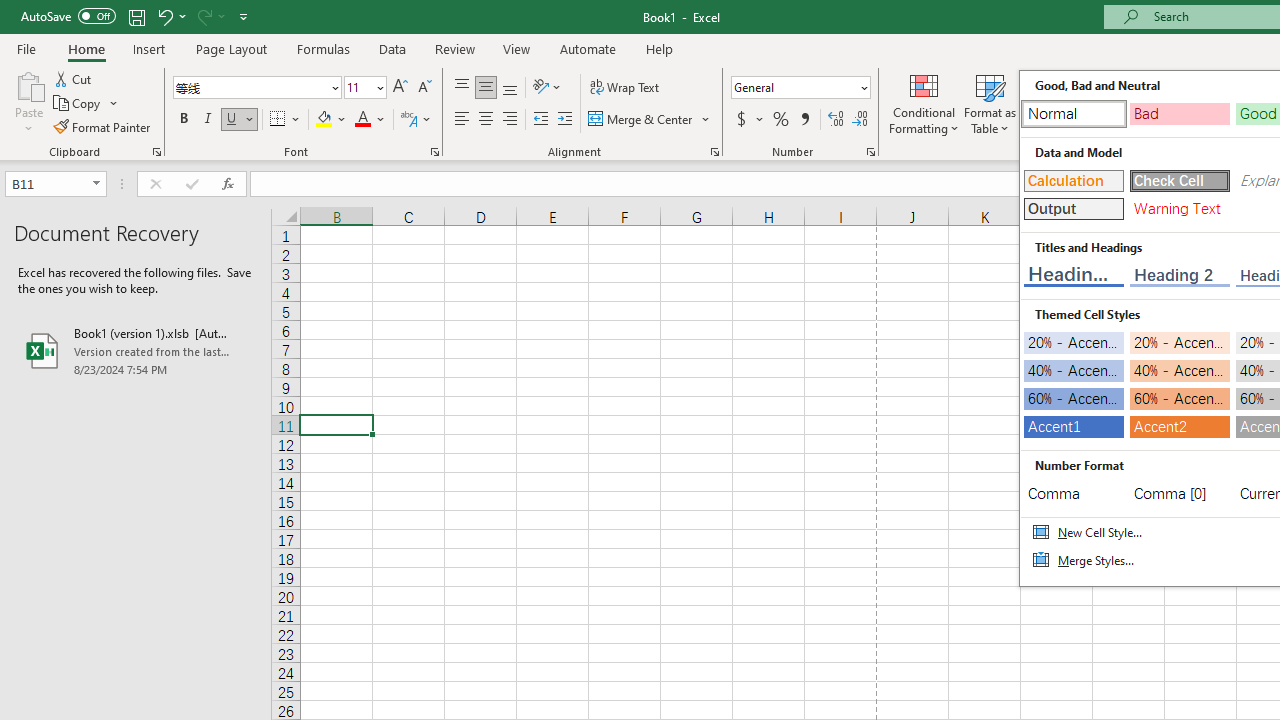 The height and width of the screenshot is (720, 1280). Describe the element at coordinates (407, 119) in the screenshot. I see `'Show Phonetic Field'` at that location.